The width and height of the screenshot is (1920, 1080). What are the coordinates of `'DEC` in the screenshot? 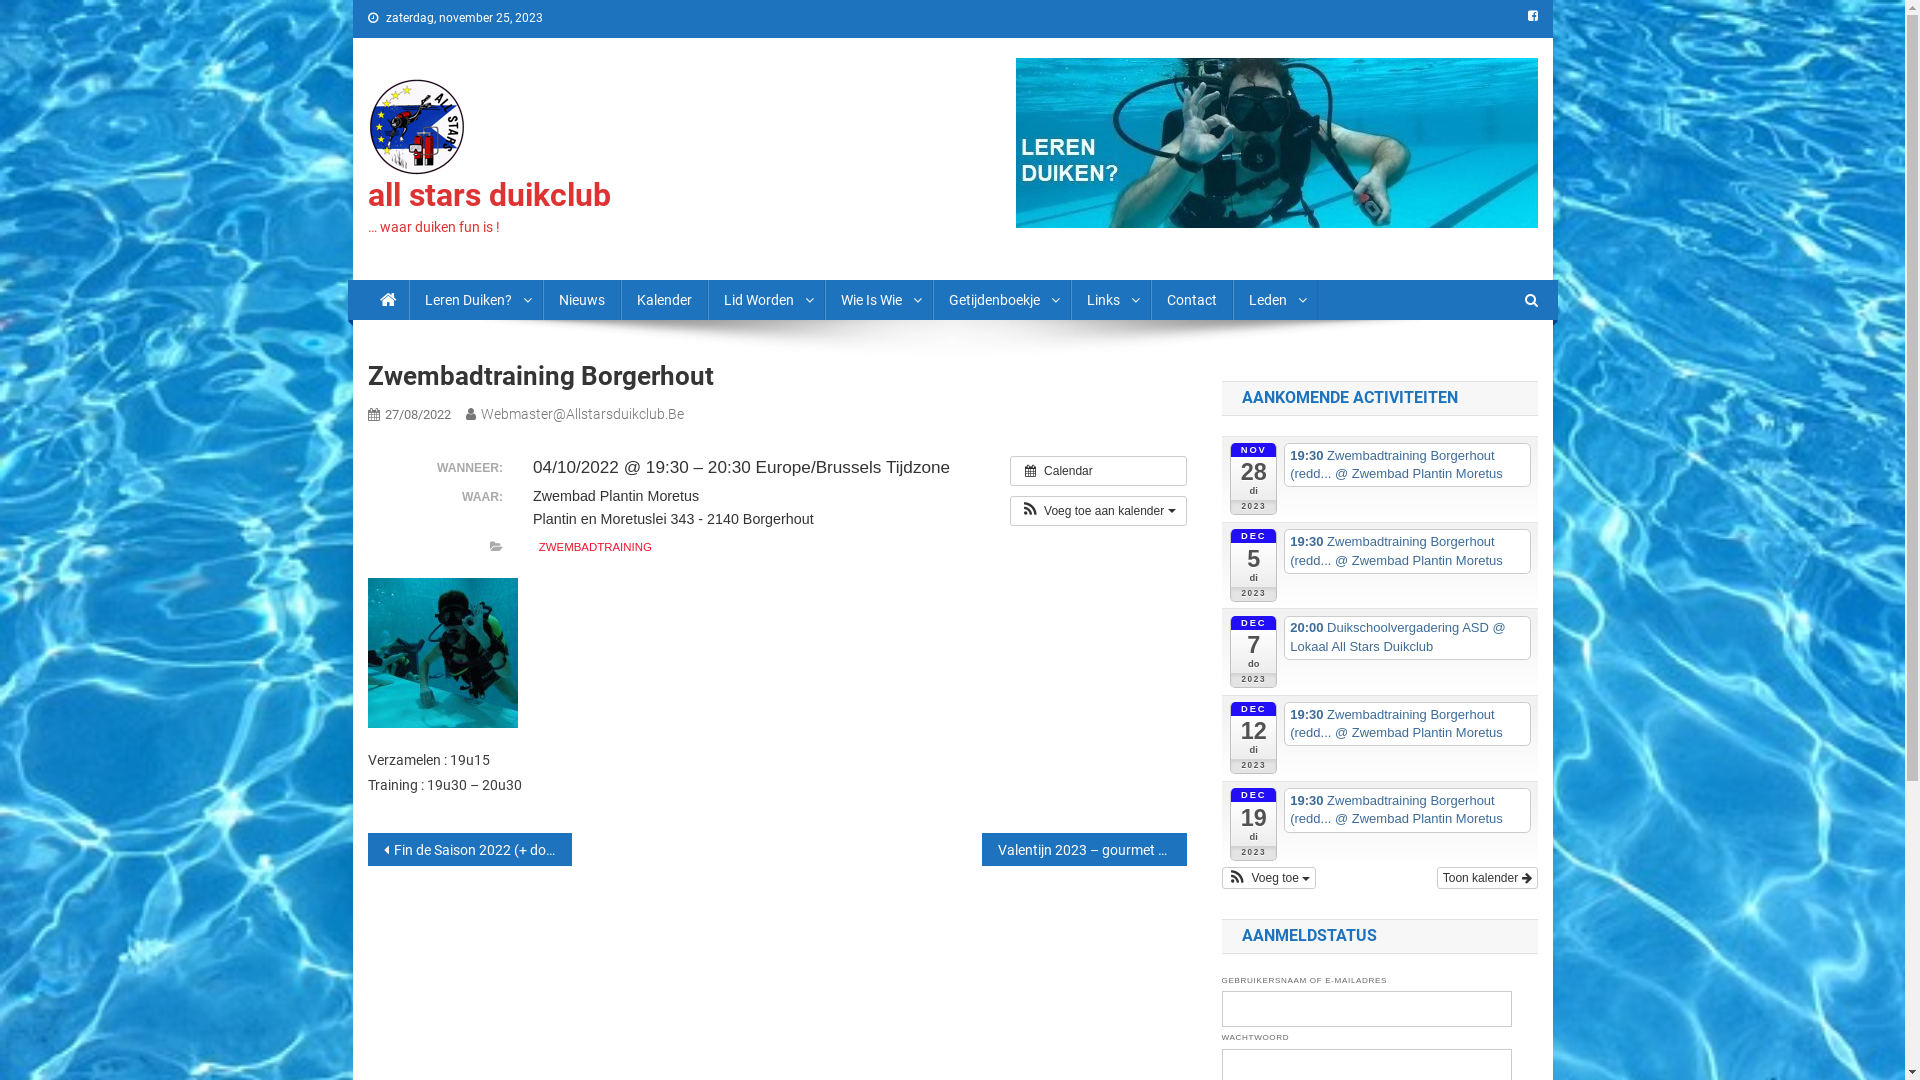 It's located at (1252, 651).